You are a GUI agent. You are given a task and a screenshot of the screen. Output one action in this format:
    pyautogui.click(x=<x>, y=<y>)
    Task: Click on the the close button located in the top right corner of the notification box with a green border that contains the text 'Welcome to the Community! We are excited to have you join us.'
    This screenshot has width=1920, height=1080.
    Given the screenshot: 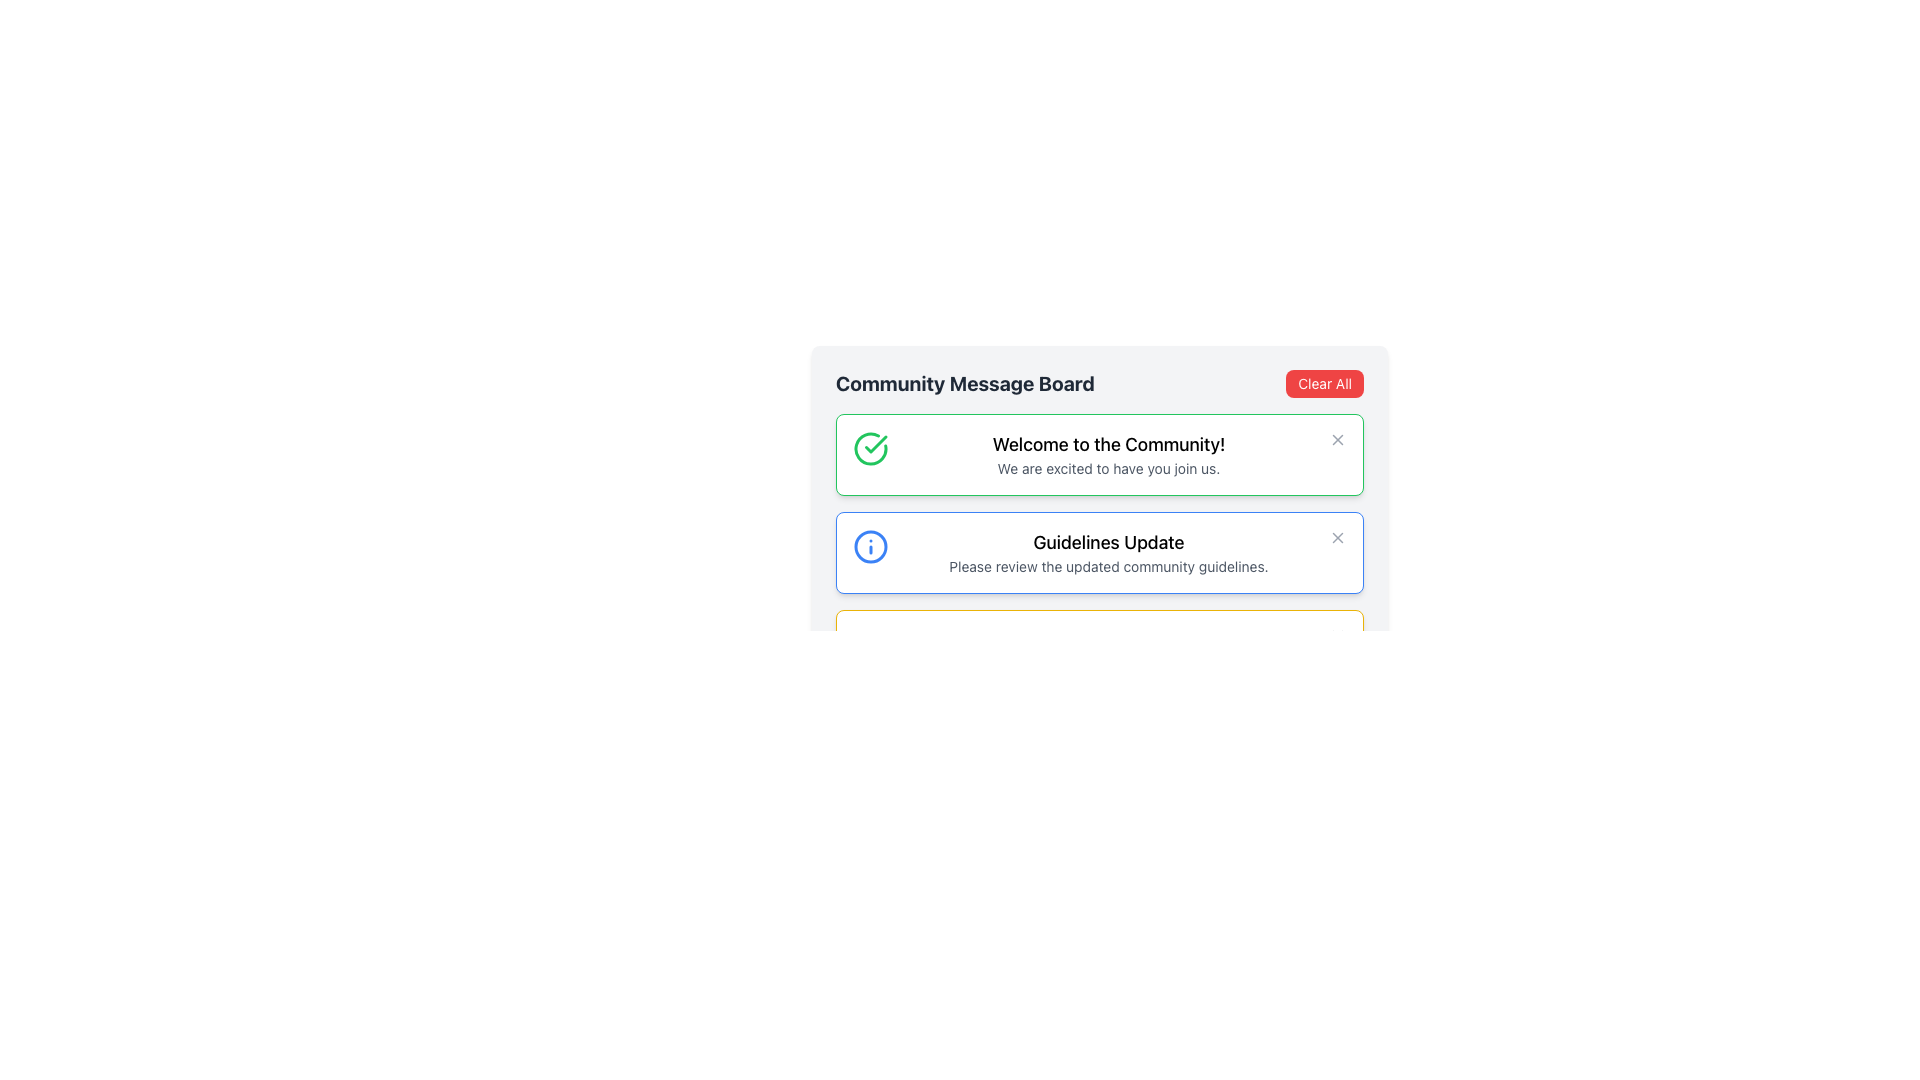 What is the action you would take?
    pyautogui.click(x=1338, y=438)
    